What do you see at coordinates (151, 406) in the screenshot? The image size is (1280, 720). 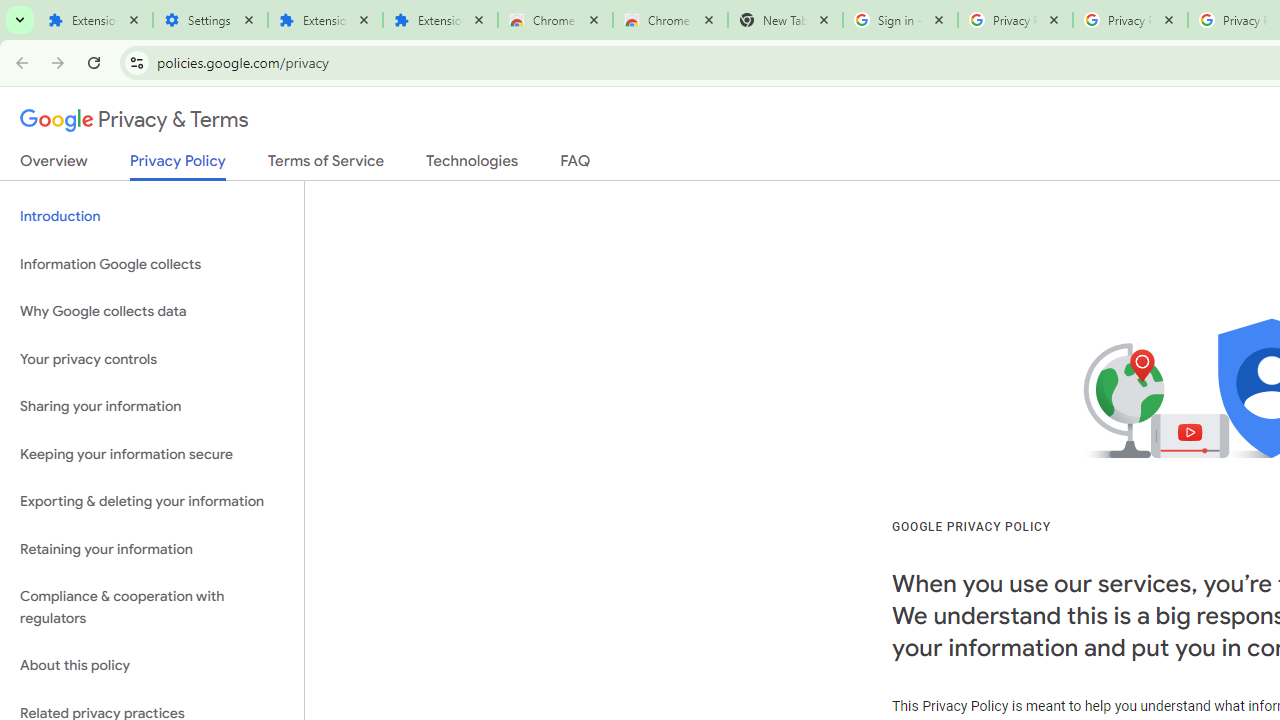 I see `'Sharing your information'` at bounding box center [151, 406].